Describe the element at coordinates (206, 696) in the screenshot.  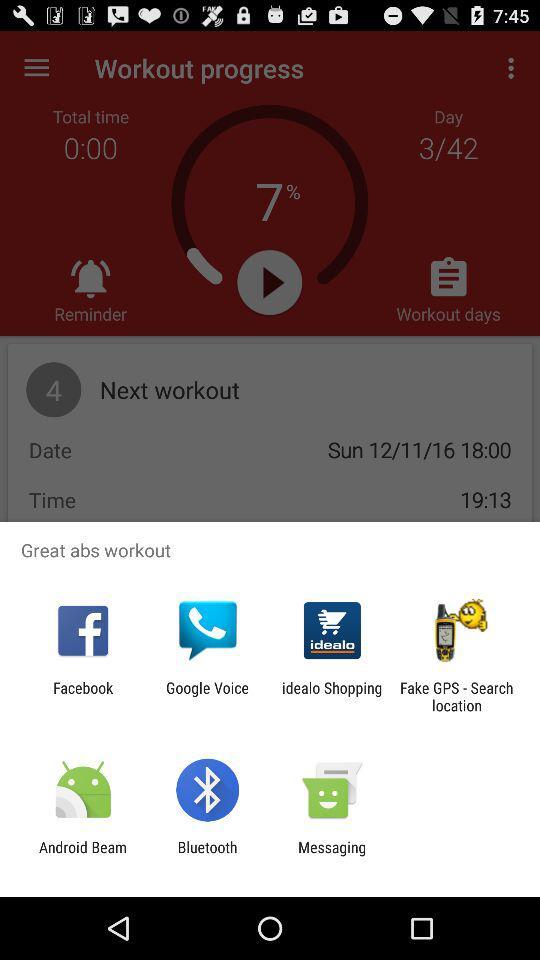
I see `the item to the right of facebook icon` at that location.